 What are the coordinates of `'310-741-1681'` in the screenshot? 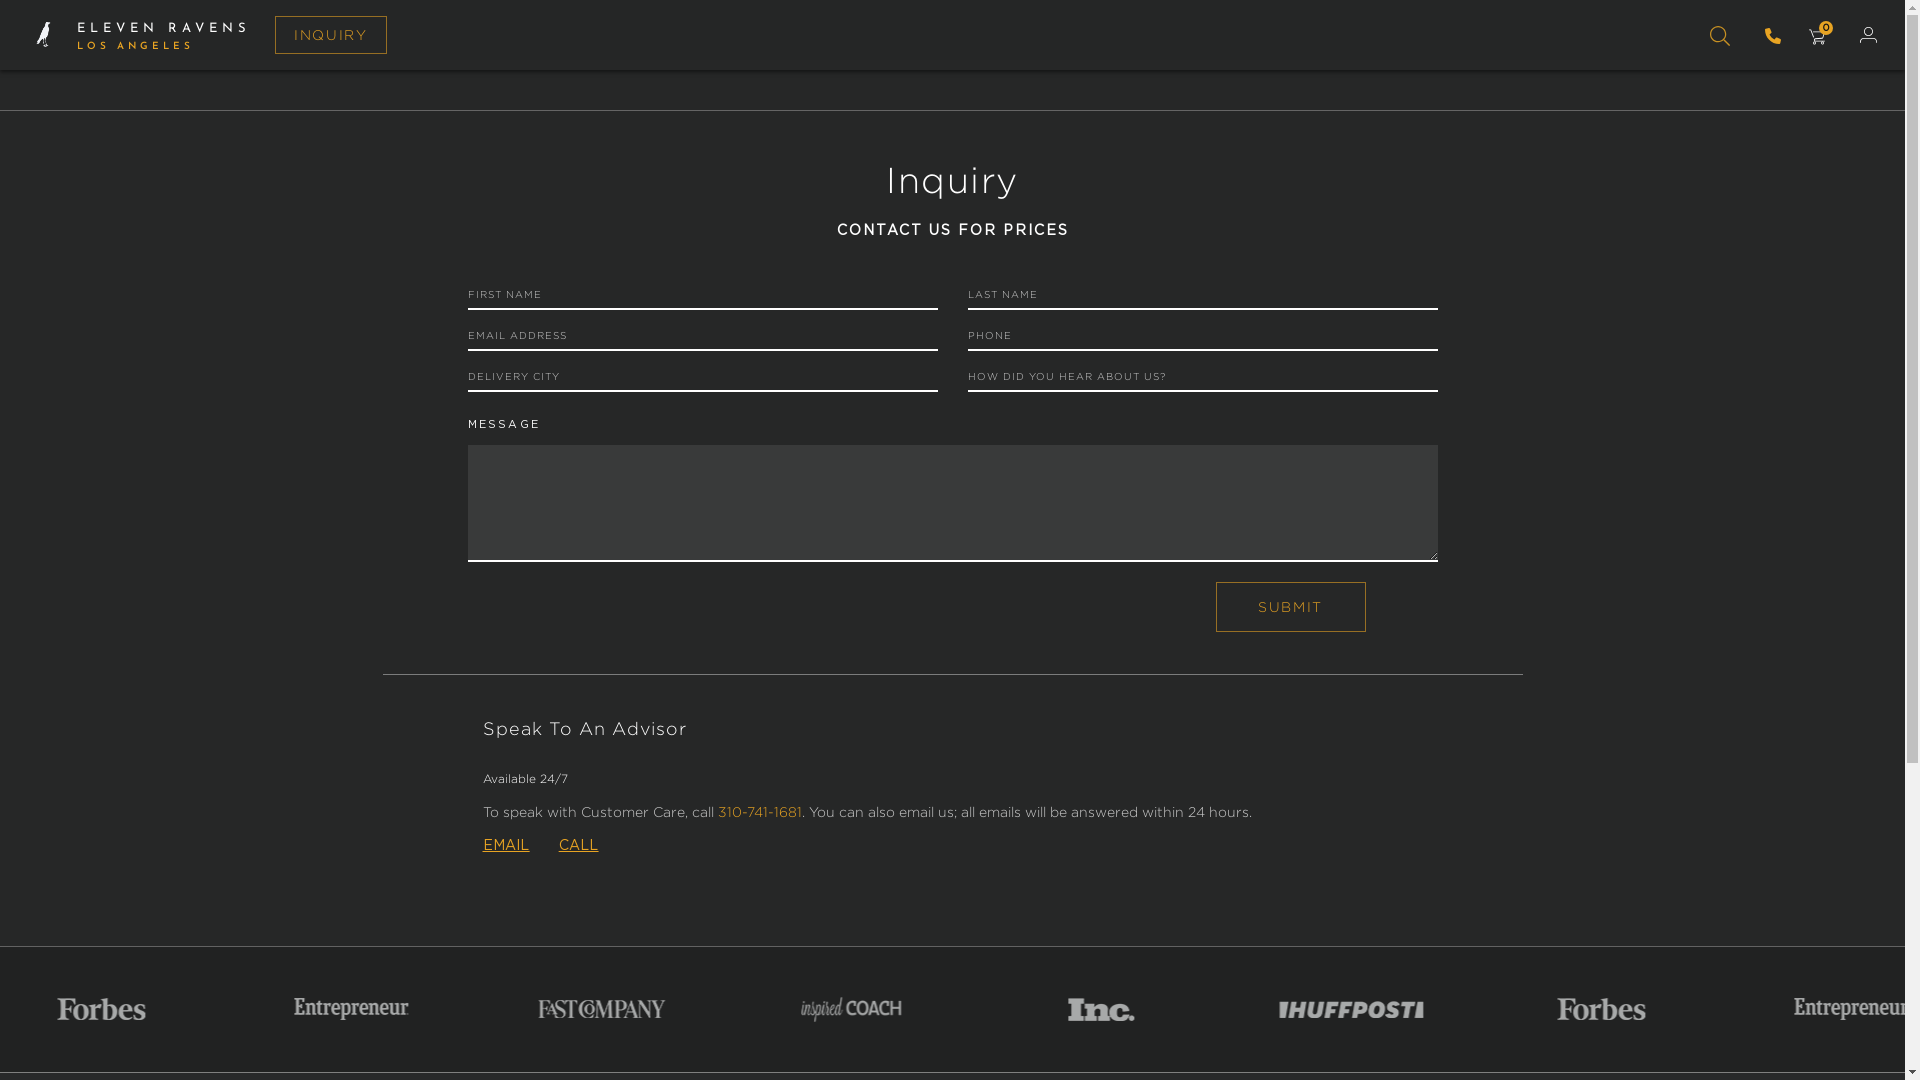 It's located at (718, 811).